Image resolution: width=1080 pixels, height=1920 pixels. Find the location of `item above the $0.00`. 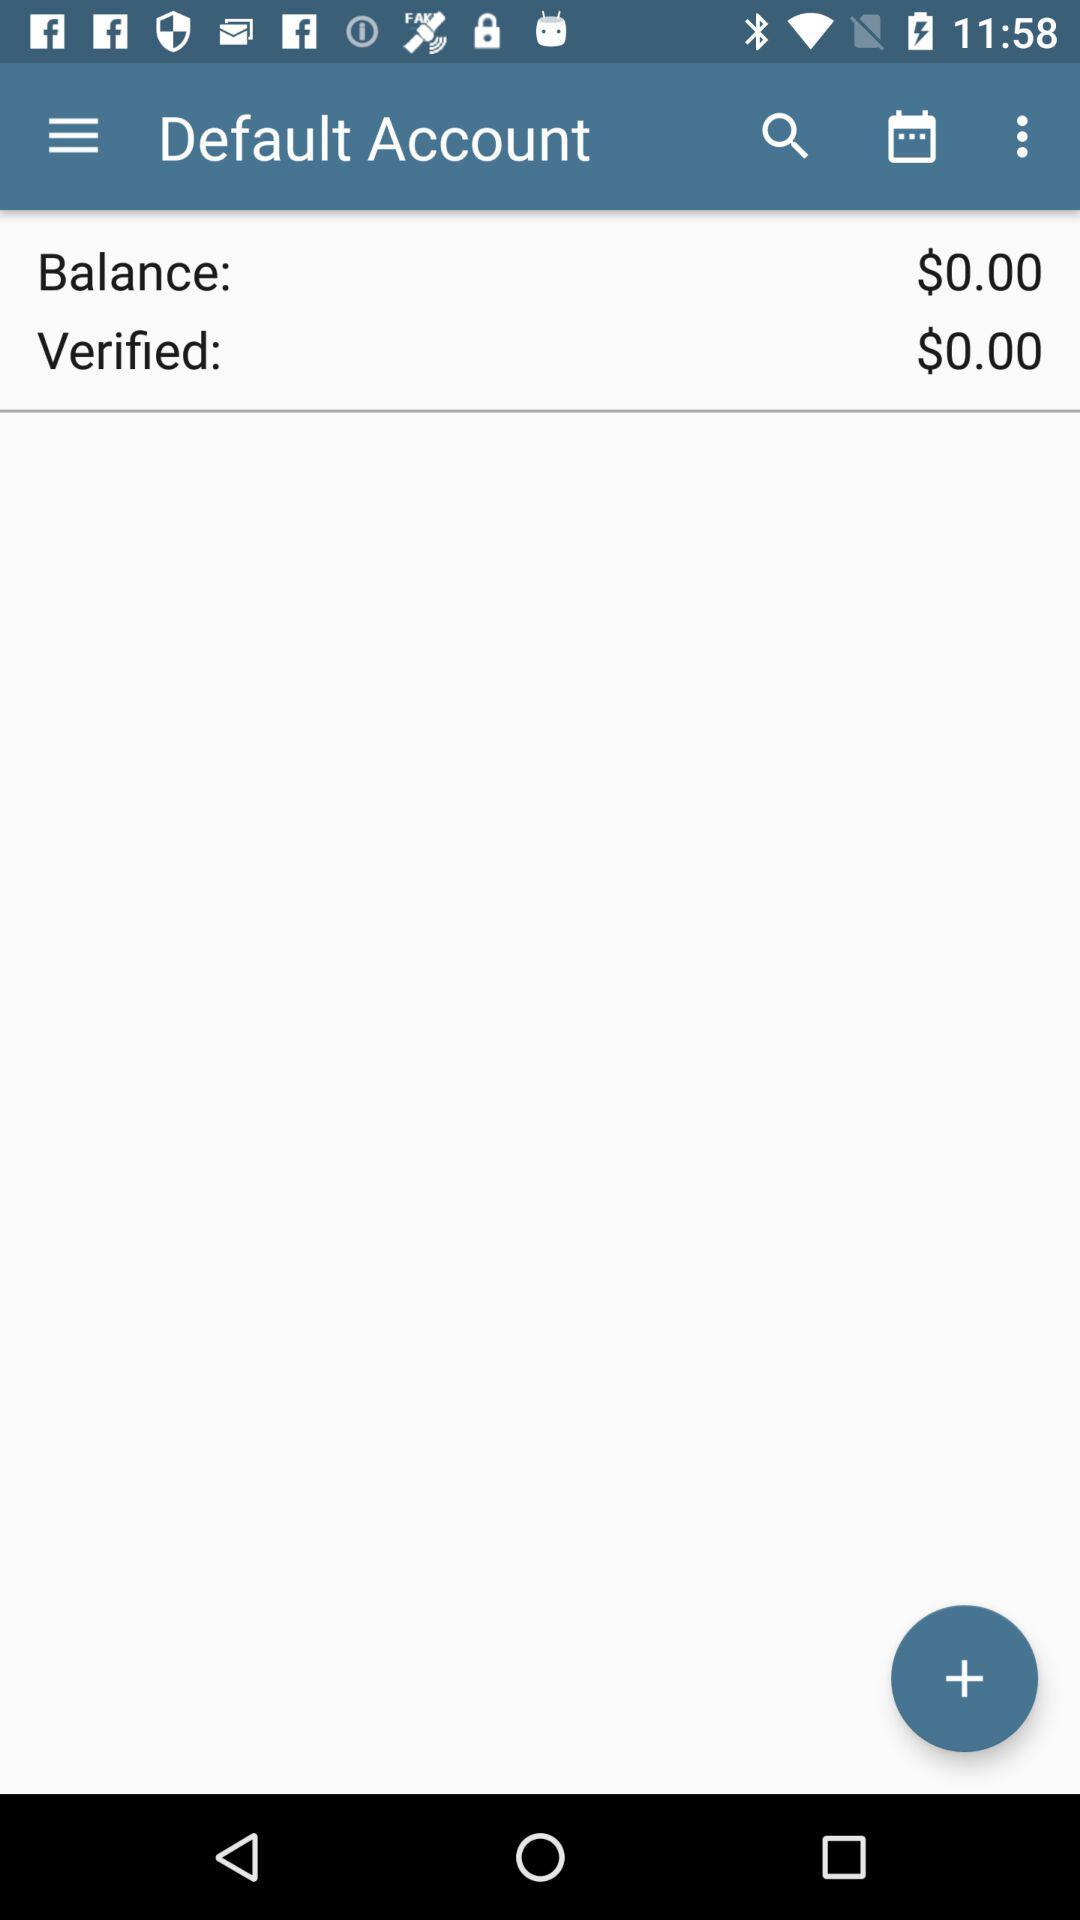

item above the $0.00 is located at coordinates (785, 135).